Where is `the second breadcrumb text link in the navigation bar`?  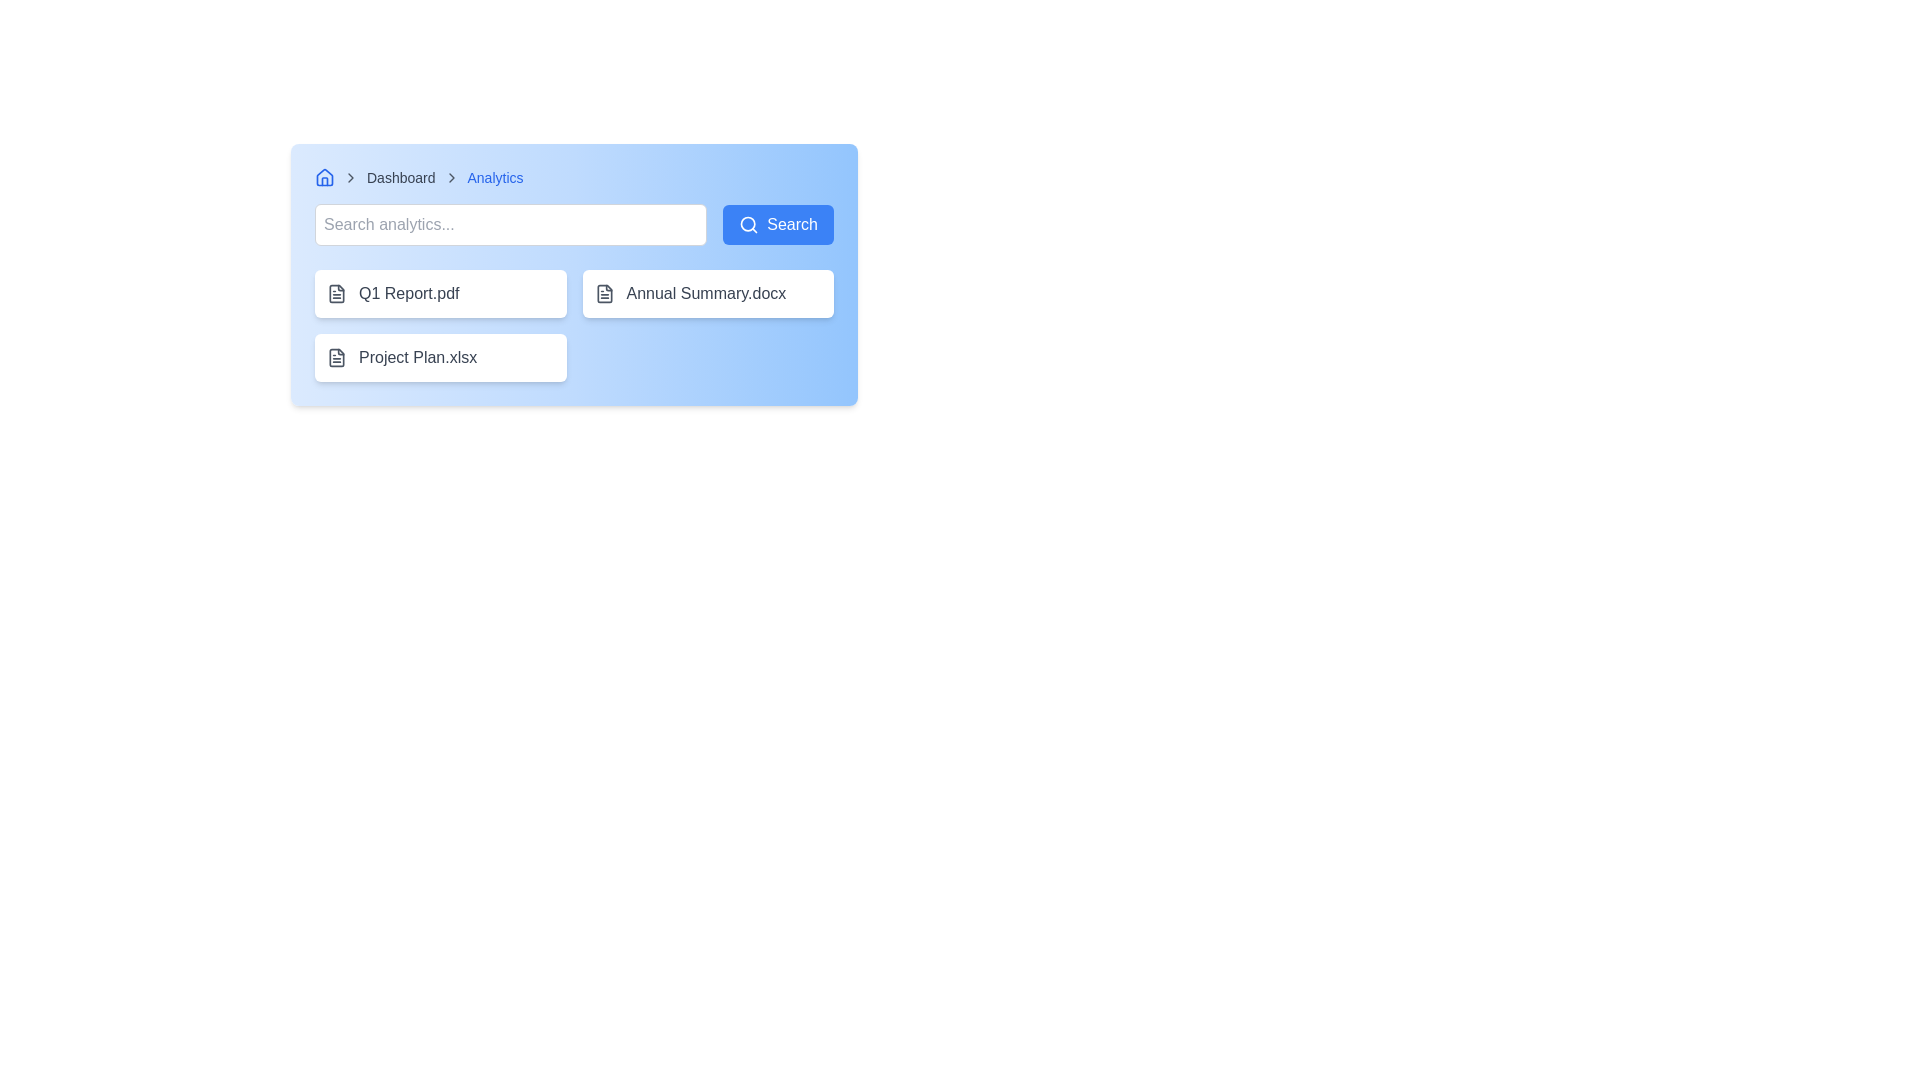
the second breadcrumb text link in the navigation bar is located at coordinates (400, 176).